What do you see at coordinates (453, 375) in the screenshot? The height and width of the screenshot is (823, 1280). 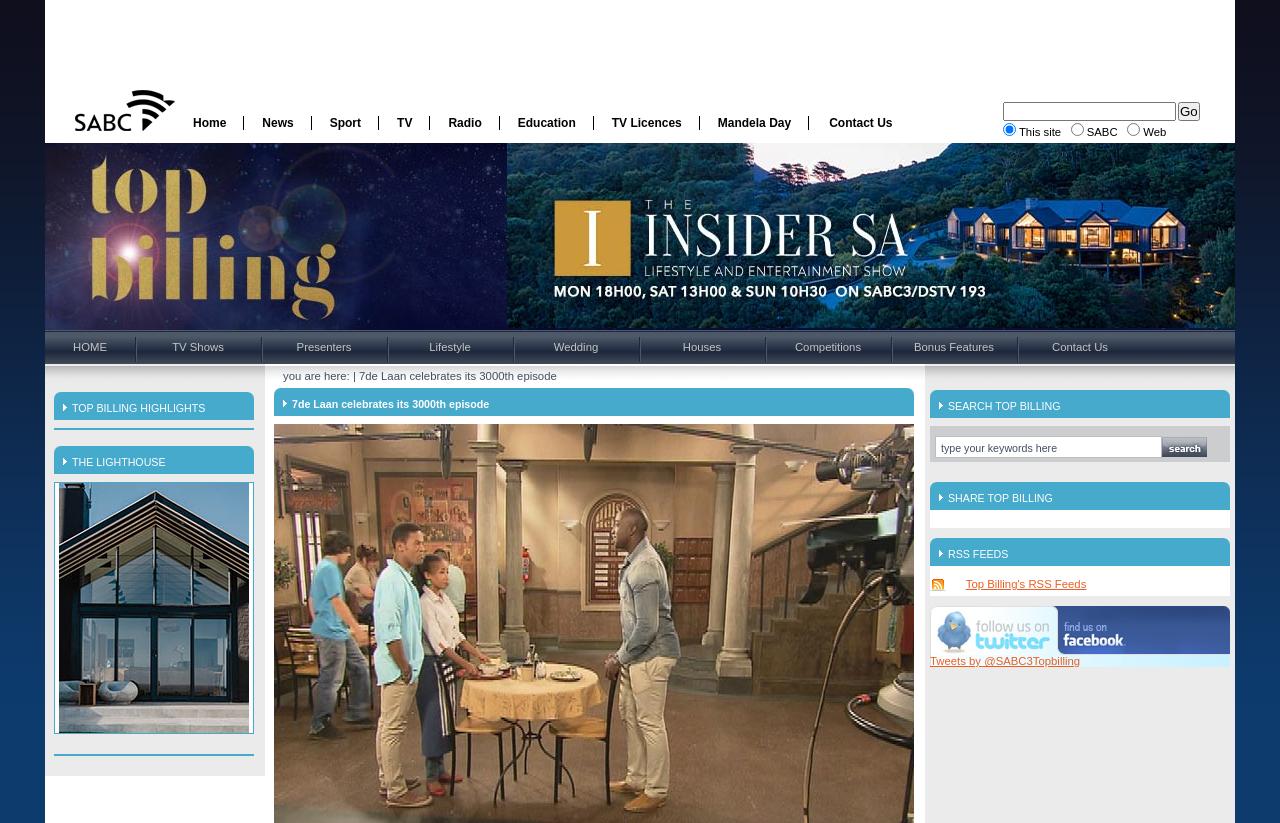 I see `'| 7de Laan celebrates its 3000th episode'` at bounding box center [453, 375].